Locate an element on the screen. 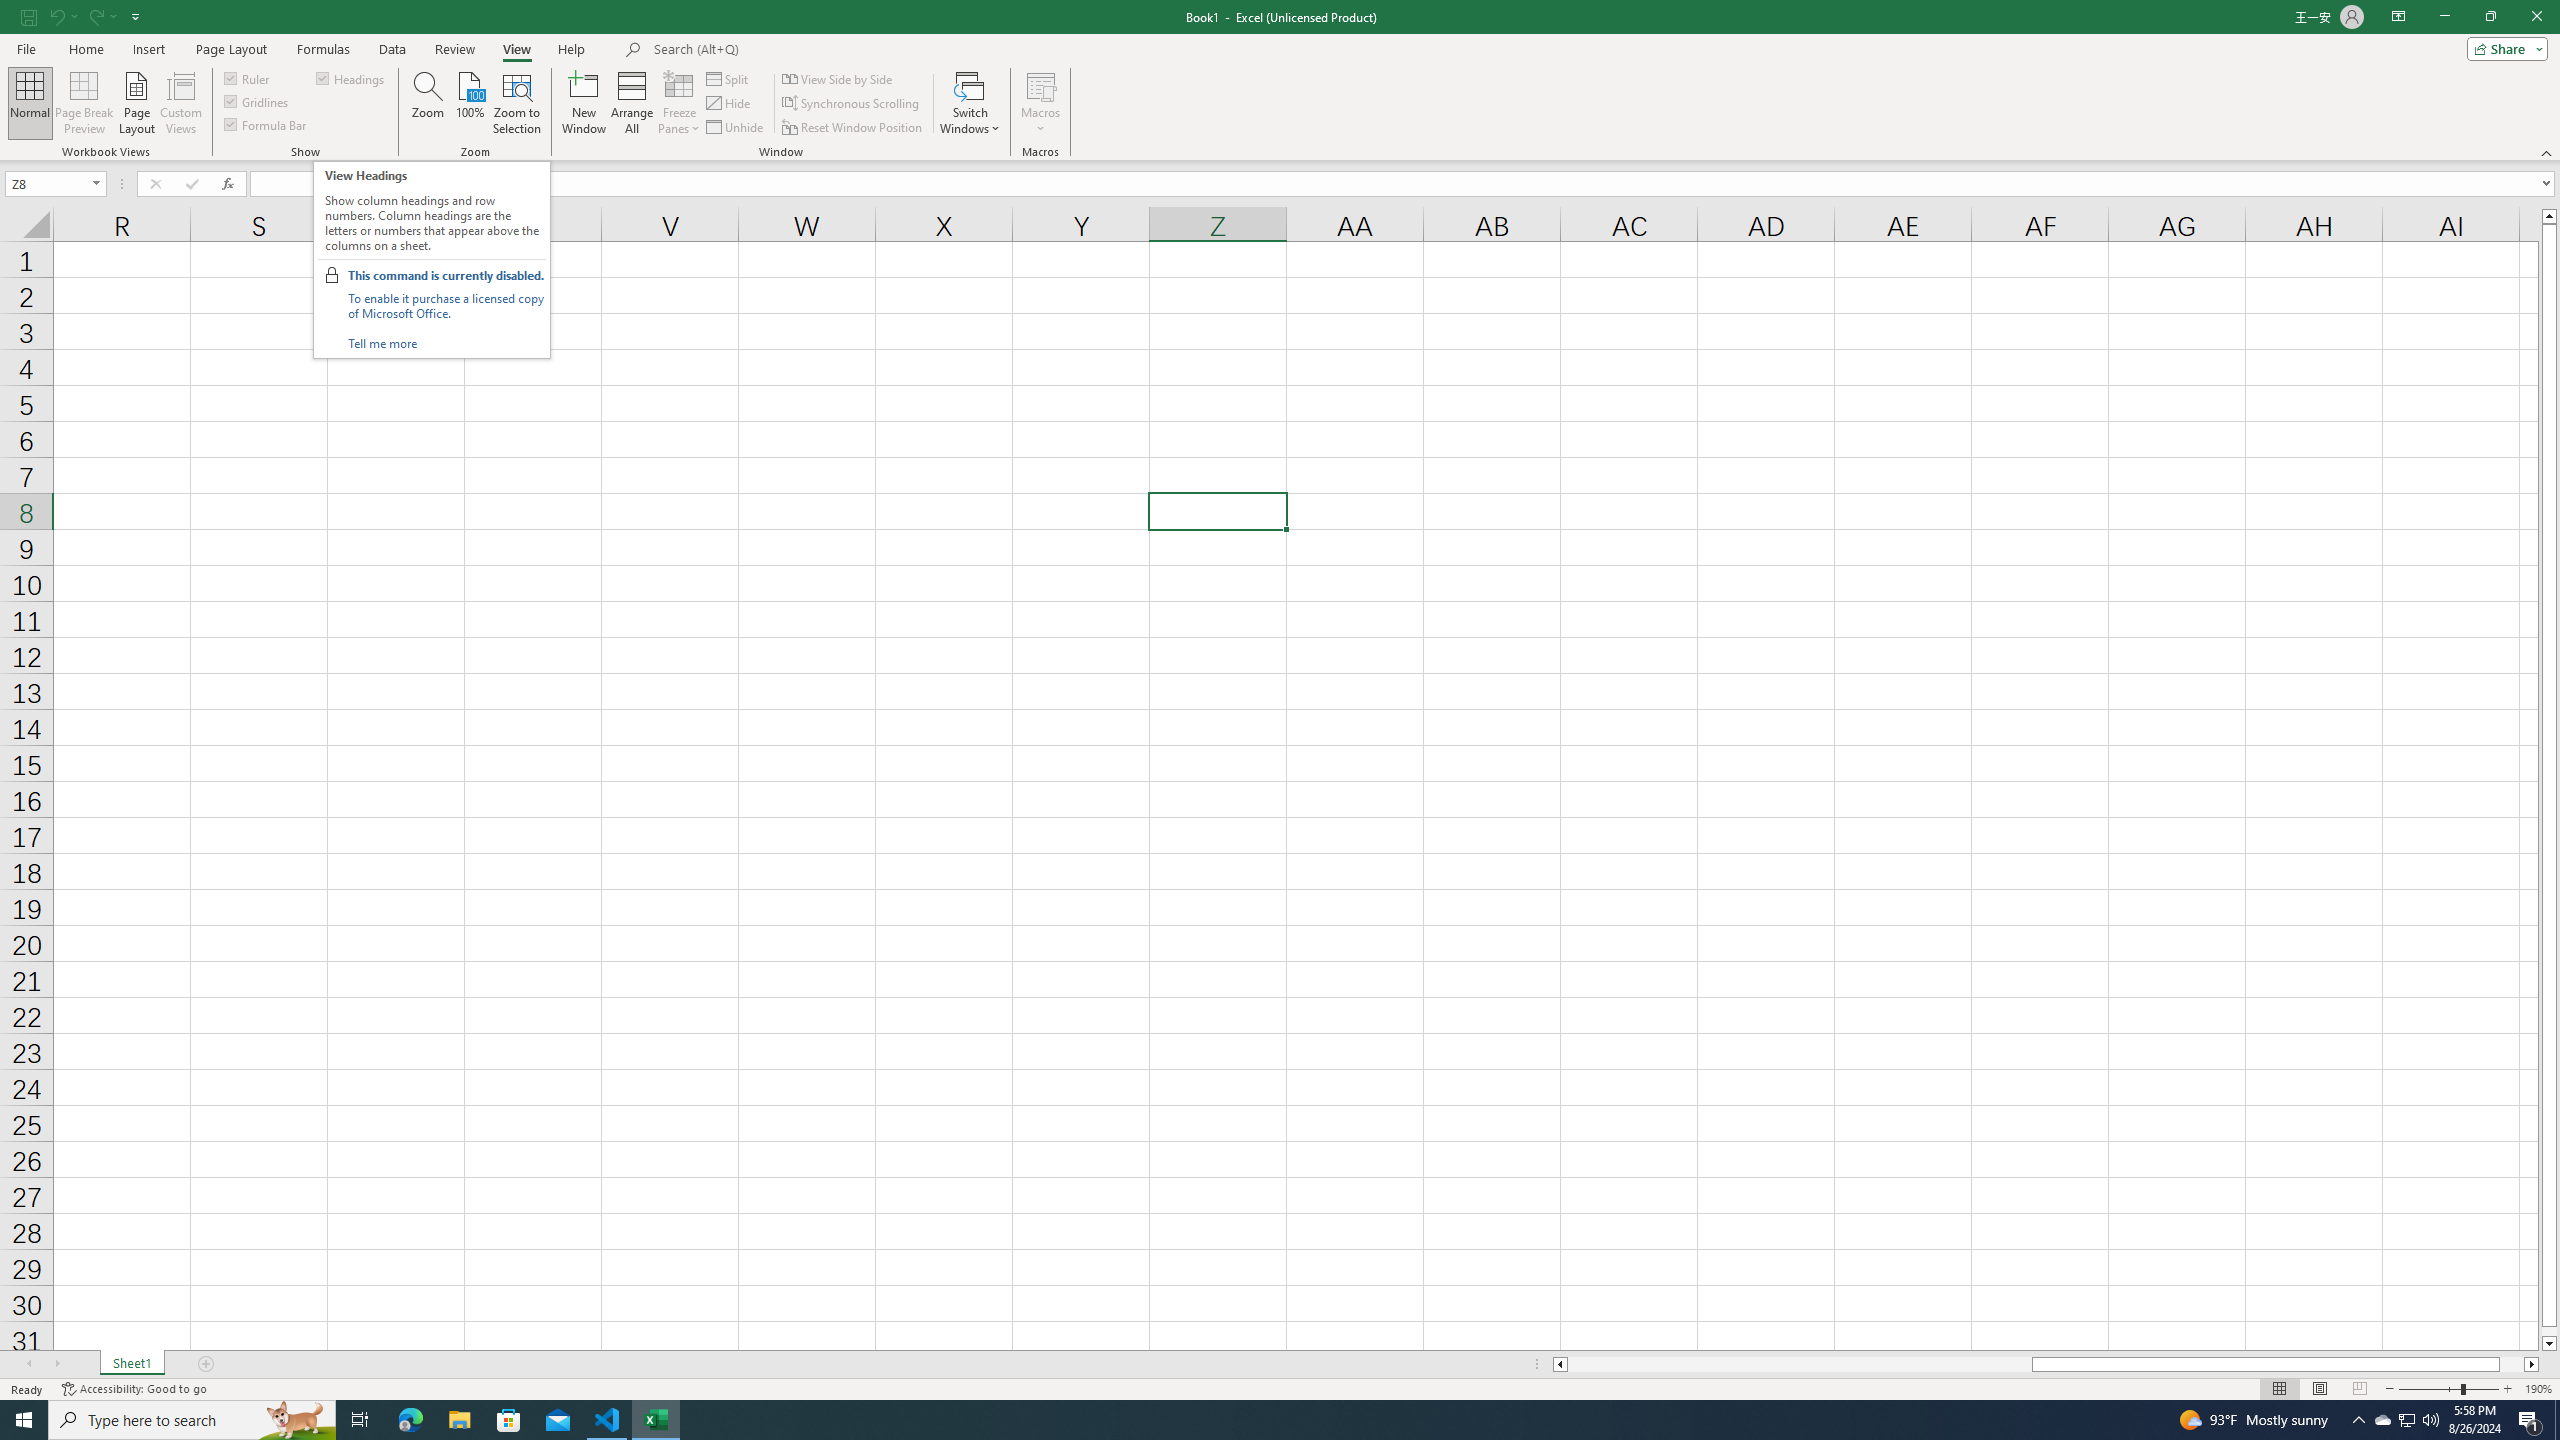 This screenshot has width=2560, height=1440. 'Gridlines' is located at coordinates (256, 99).